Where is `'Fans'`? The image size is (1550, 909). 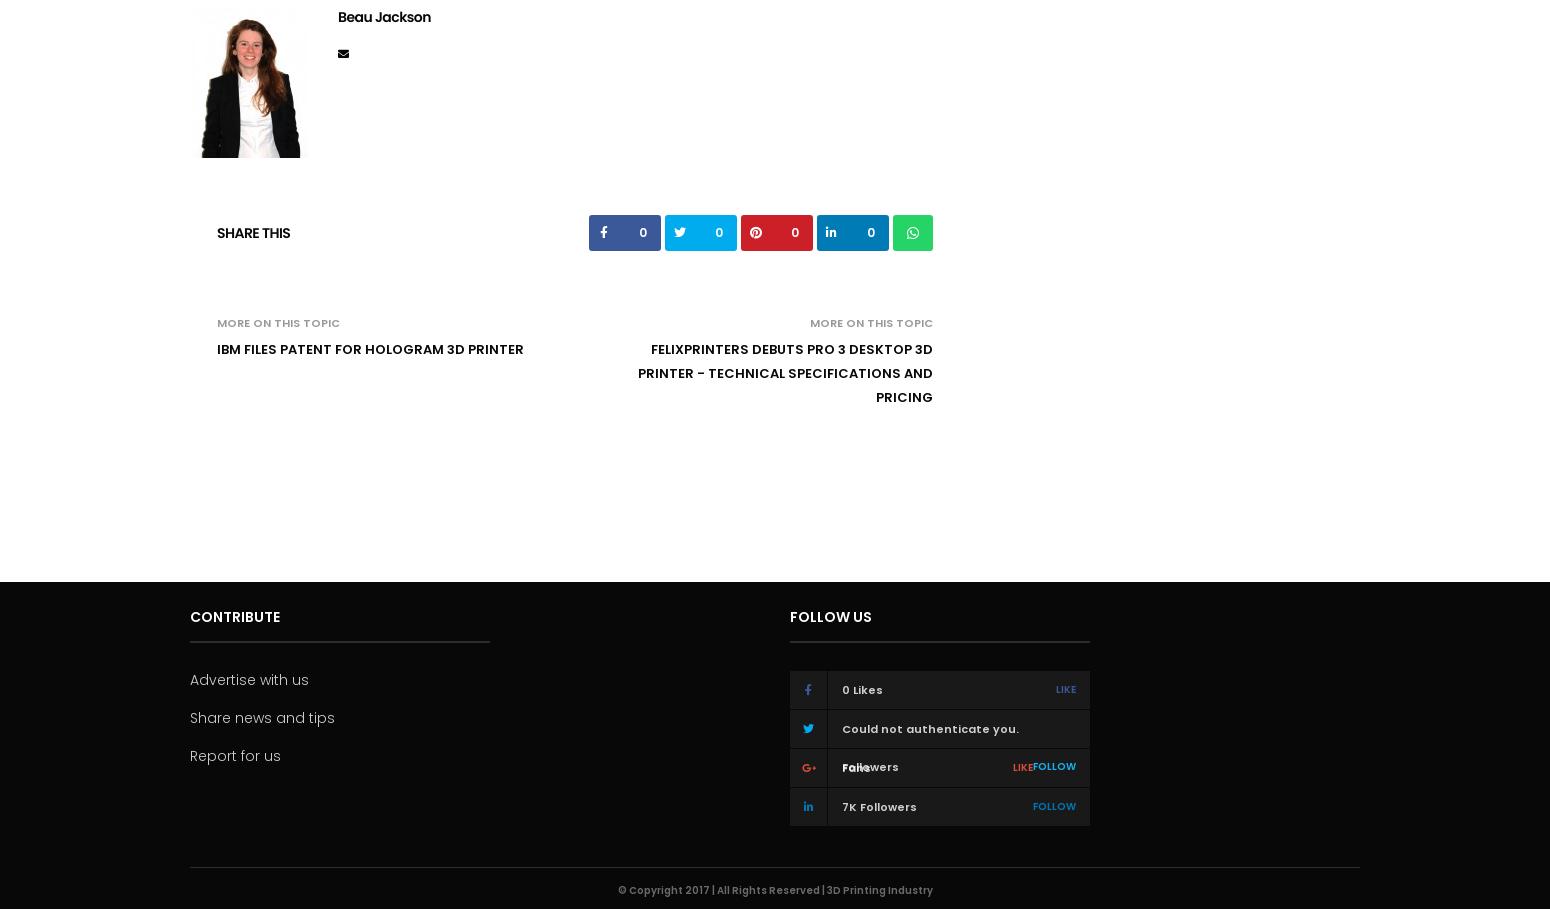 'Fans' is located at coordinates (856, 767).